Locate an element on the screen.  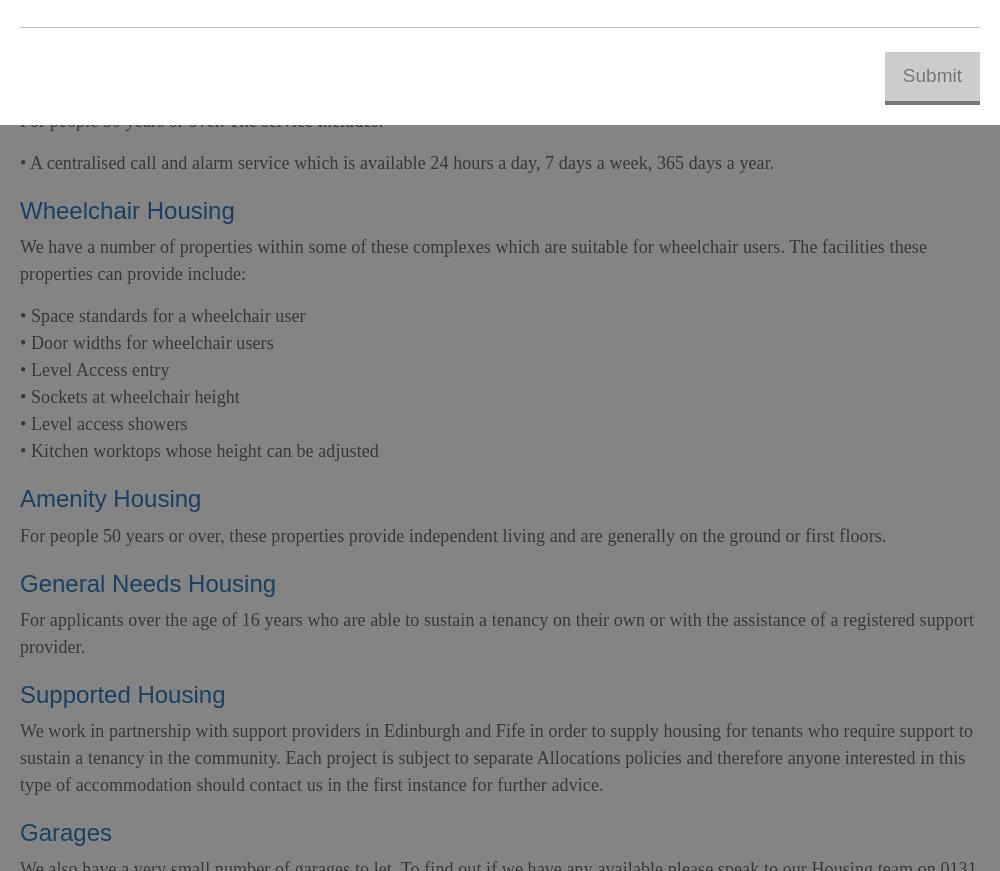
'We work in partnership with support providers in Edinburgh and Fife in order to supply housing for tenants who require support to sustain a tenancy in the community. Each project is subject to separate Allocations policies and therefore anyone interested in this type of accommodation should contact us in the first instance for further advice.' is located at coordinates (20, 756).